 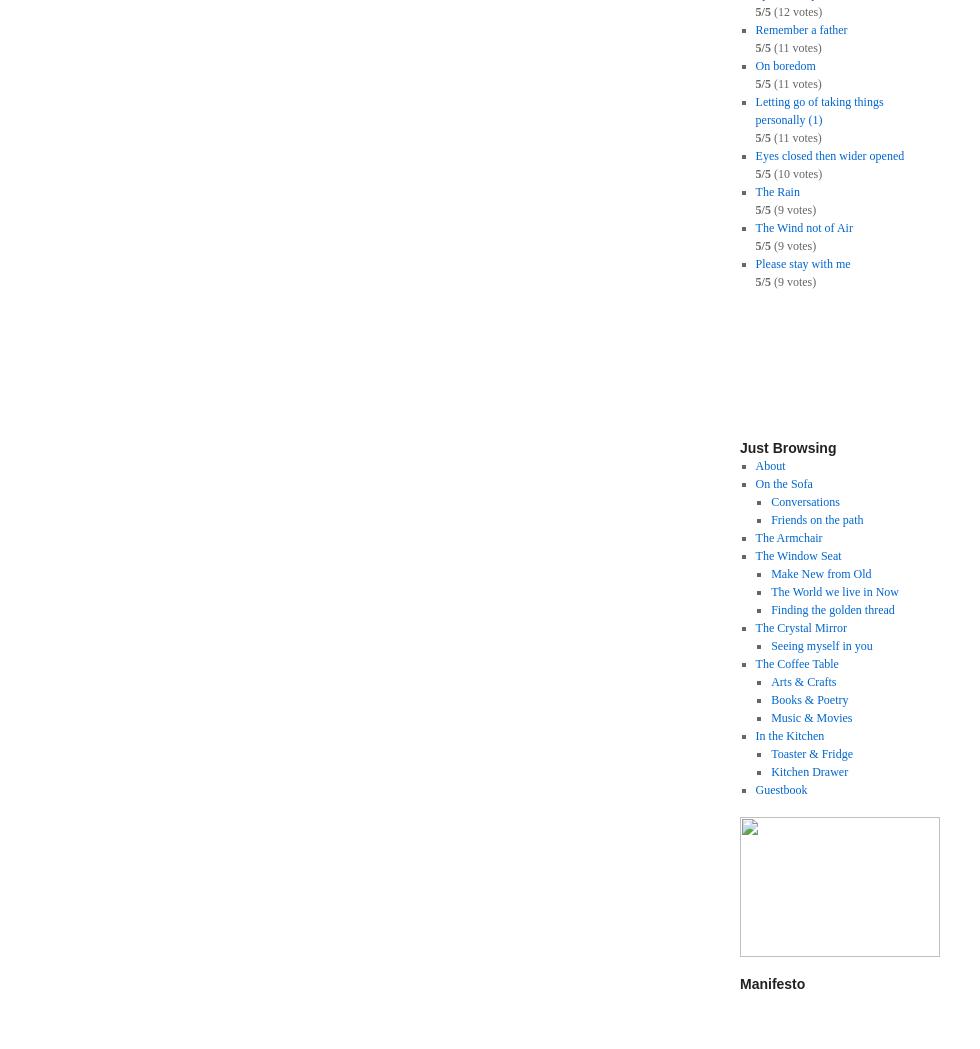 What do you see at coordinates (795, 171) in the screenshot?
I see `'(10 votes)'` at bounding box center [795, 171].